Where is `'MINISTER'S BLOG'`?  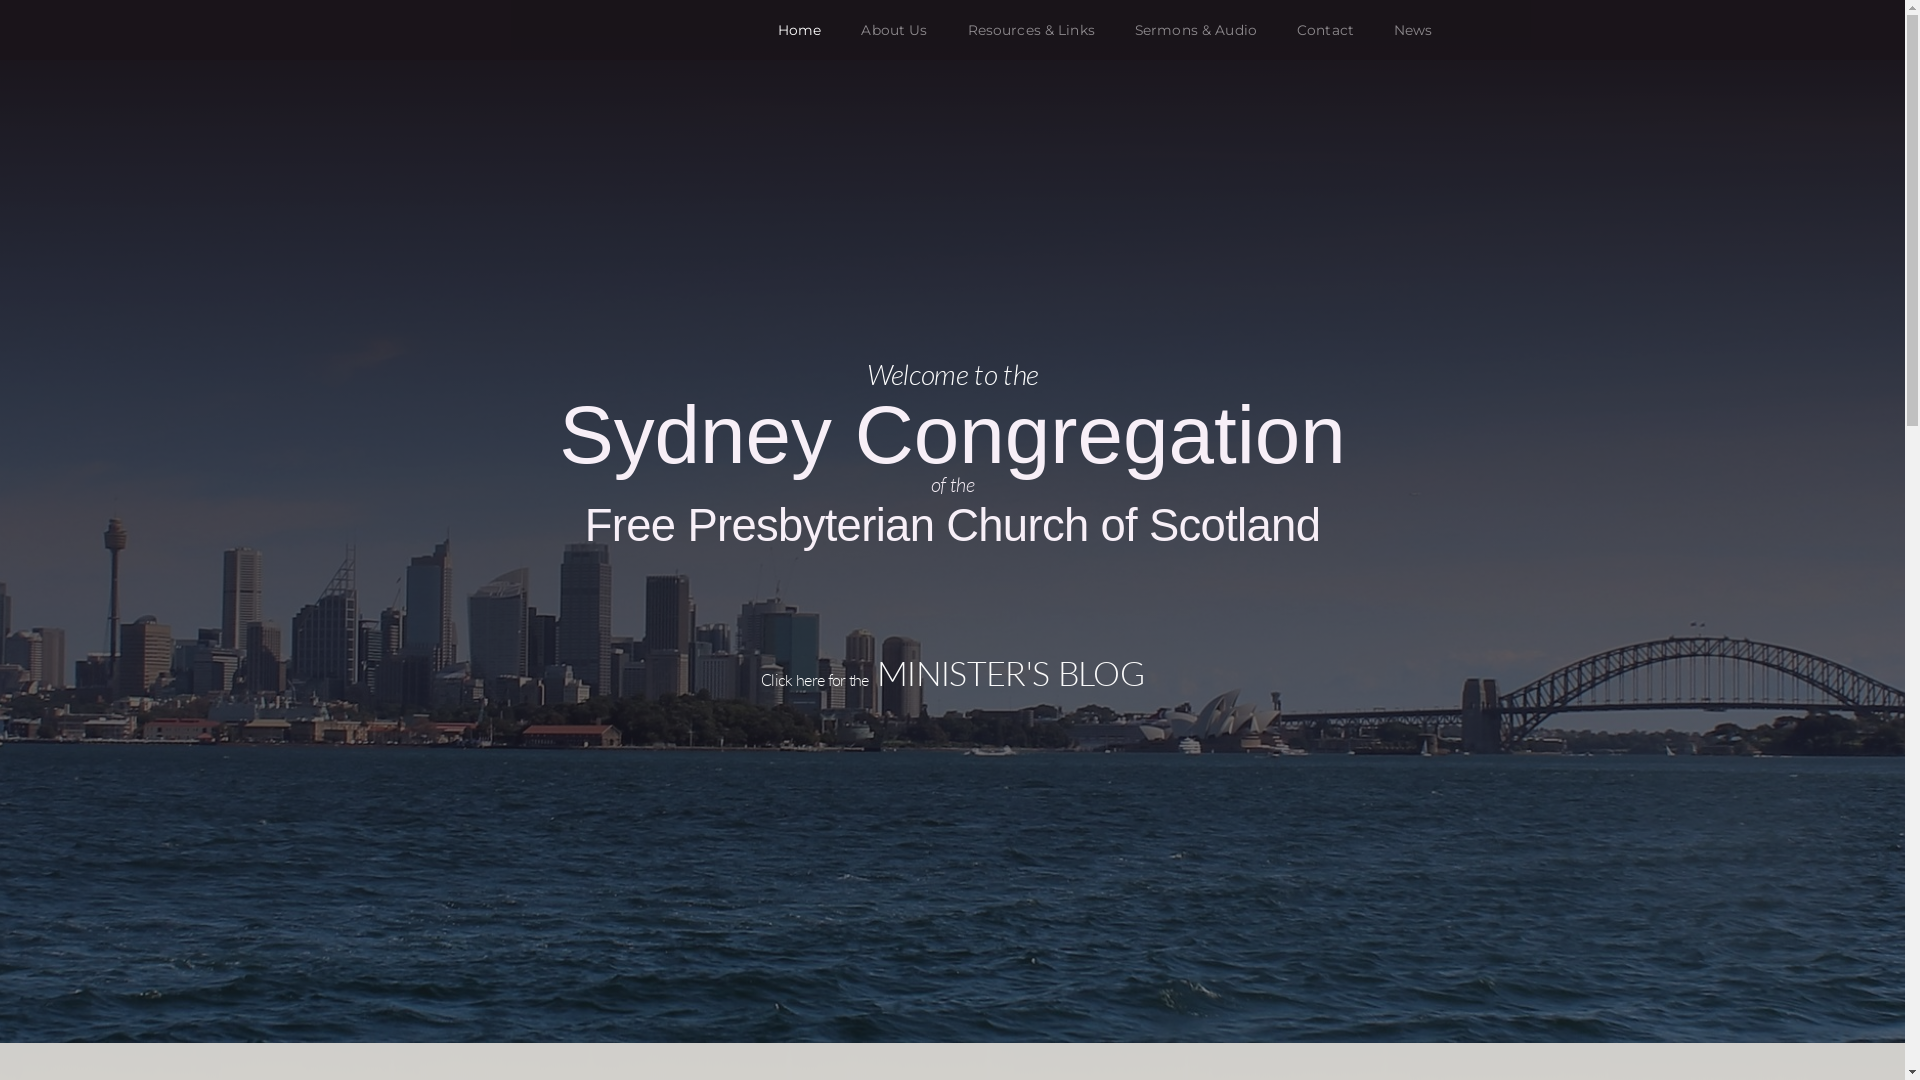 'MINISTER'S BLOG' is located at coordinates (1010, 675).